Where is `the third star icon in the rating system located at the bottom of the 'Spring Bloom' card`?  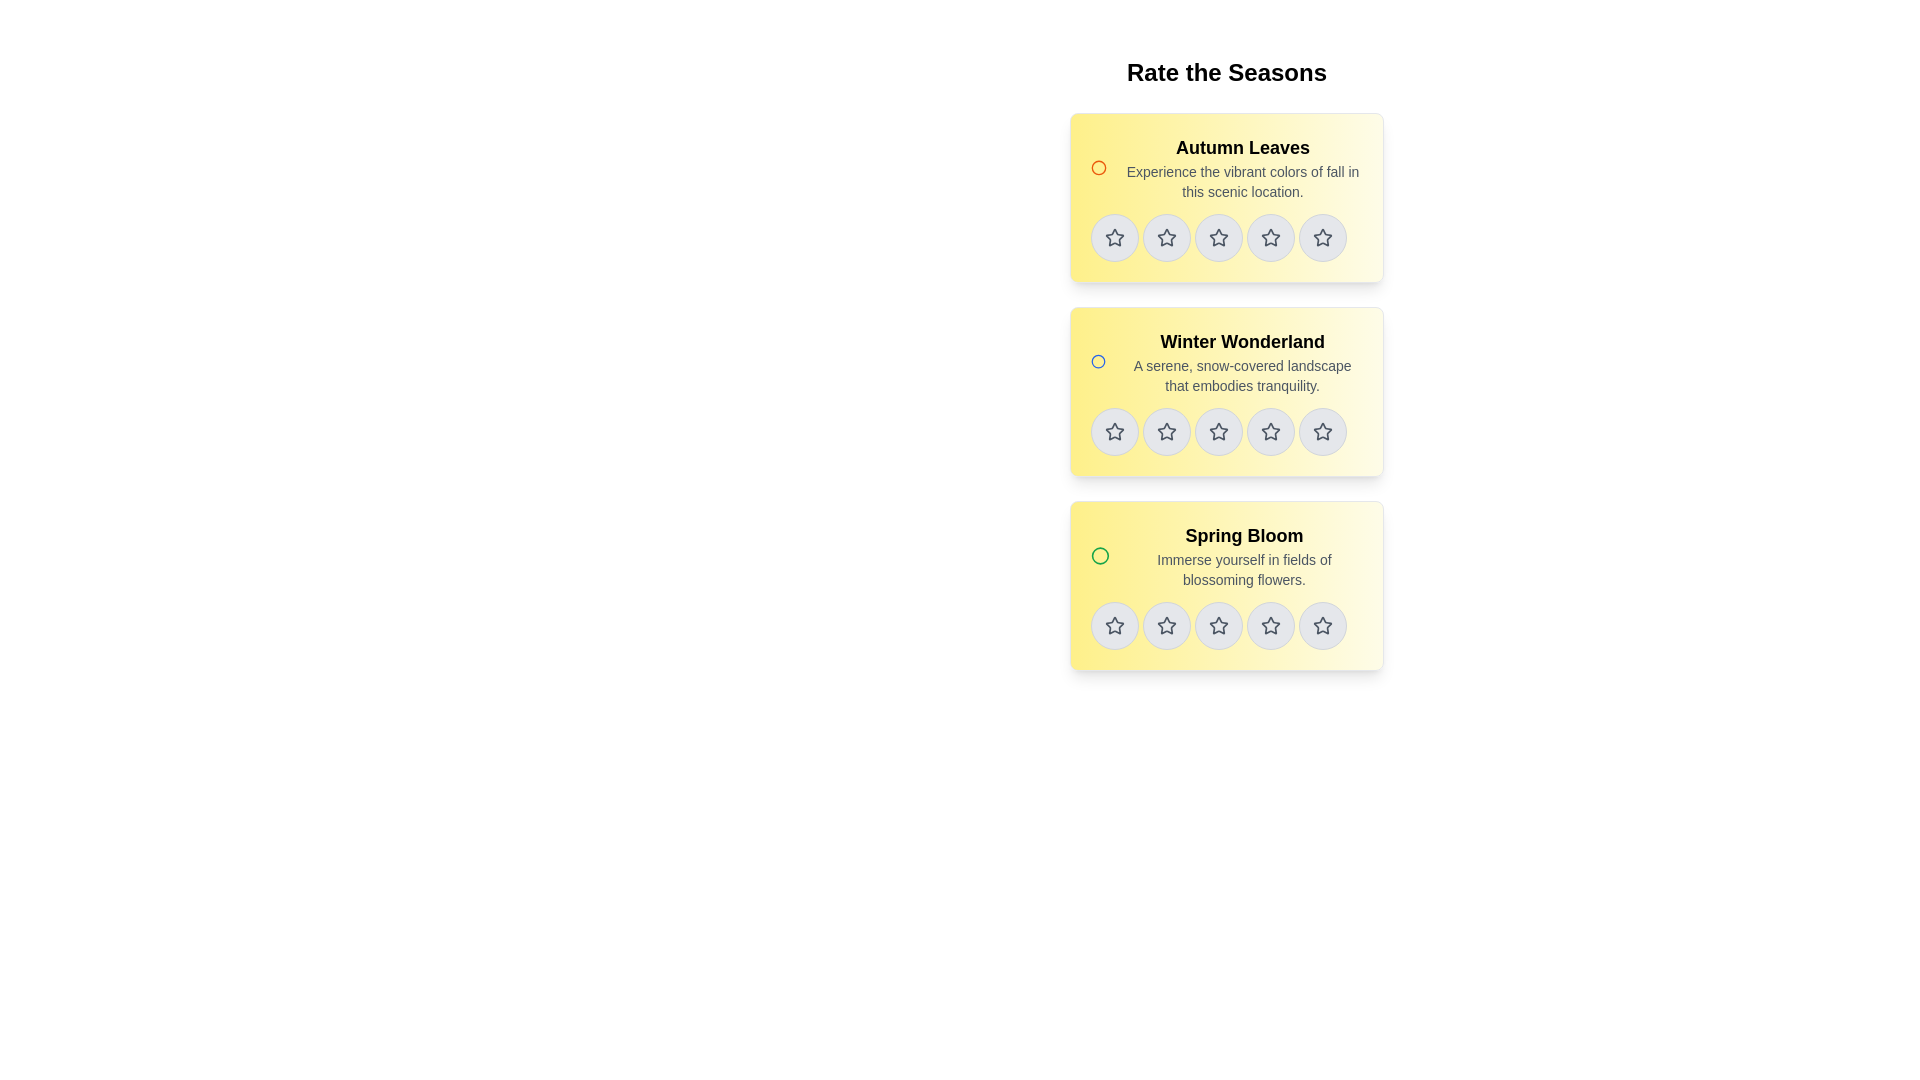 the third star icon in the rating system located at the bottom of the 'Spring Bloom' card is located at coordinates (1218, 624).